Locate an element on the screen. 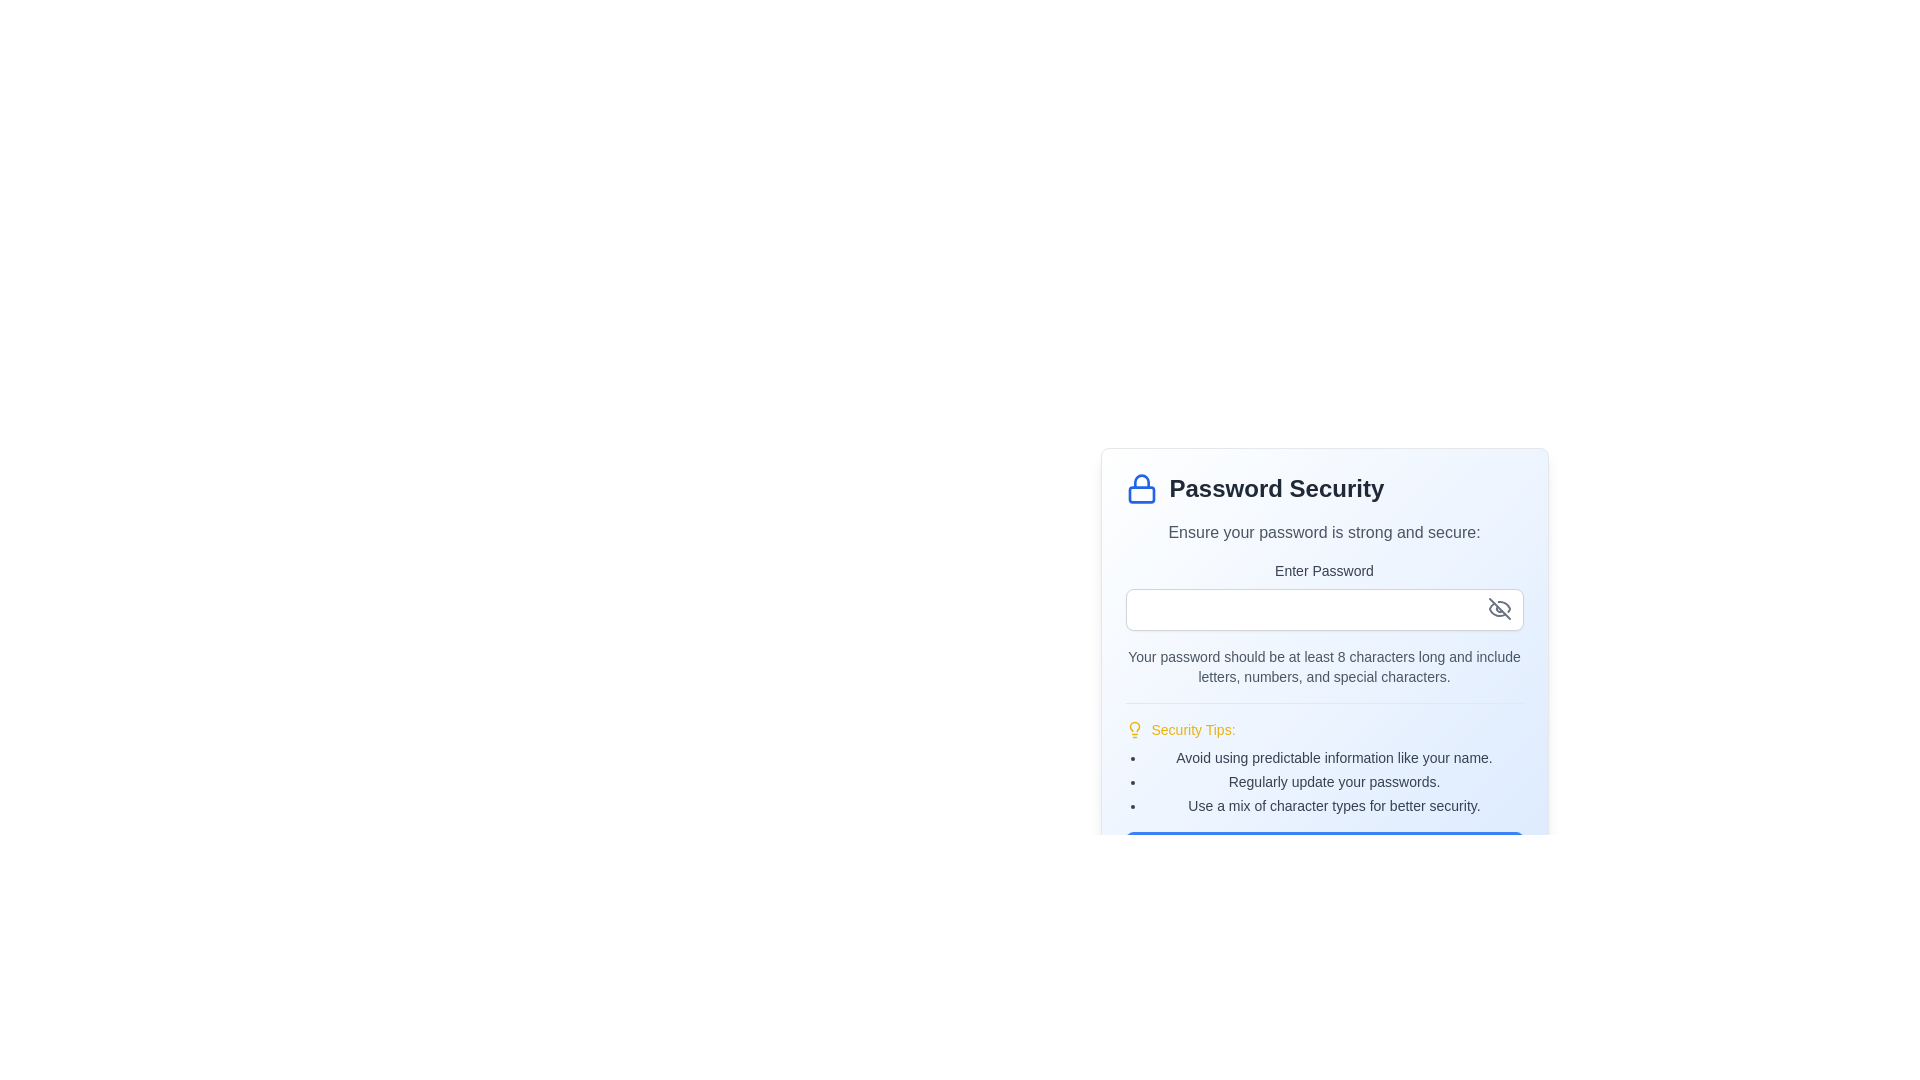  the informational tip text display advising users to enhance security by using a mixture of character types in their passwords, located in the lower-middle part of the password security guide card is located at coordinates (1334, 805).